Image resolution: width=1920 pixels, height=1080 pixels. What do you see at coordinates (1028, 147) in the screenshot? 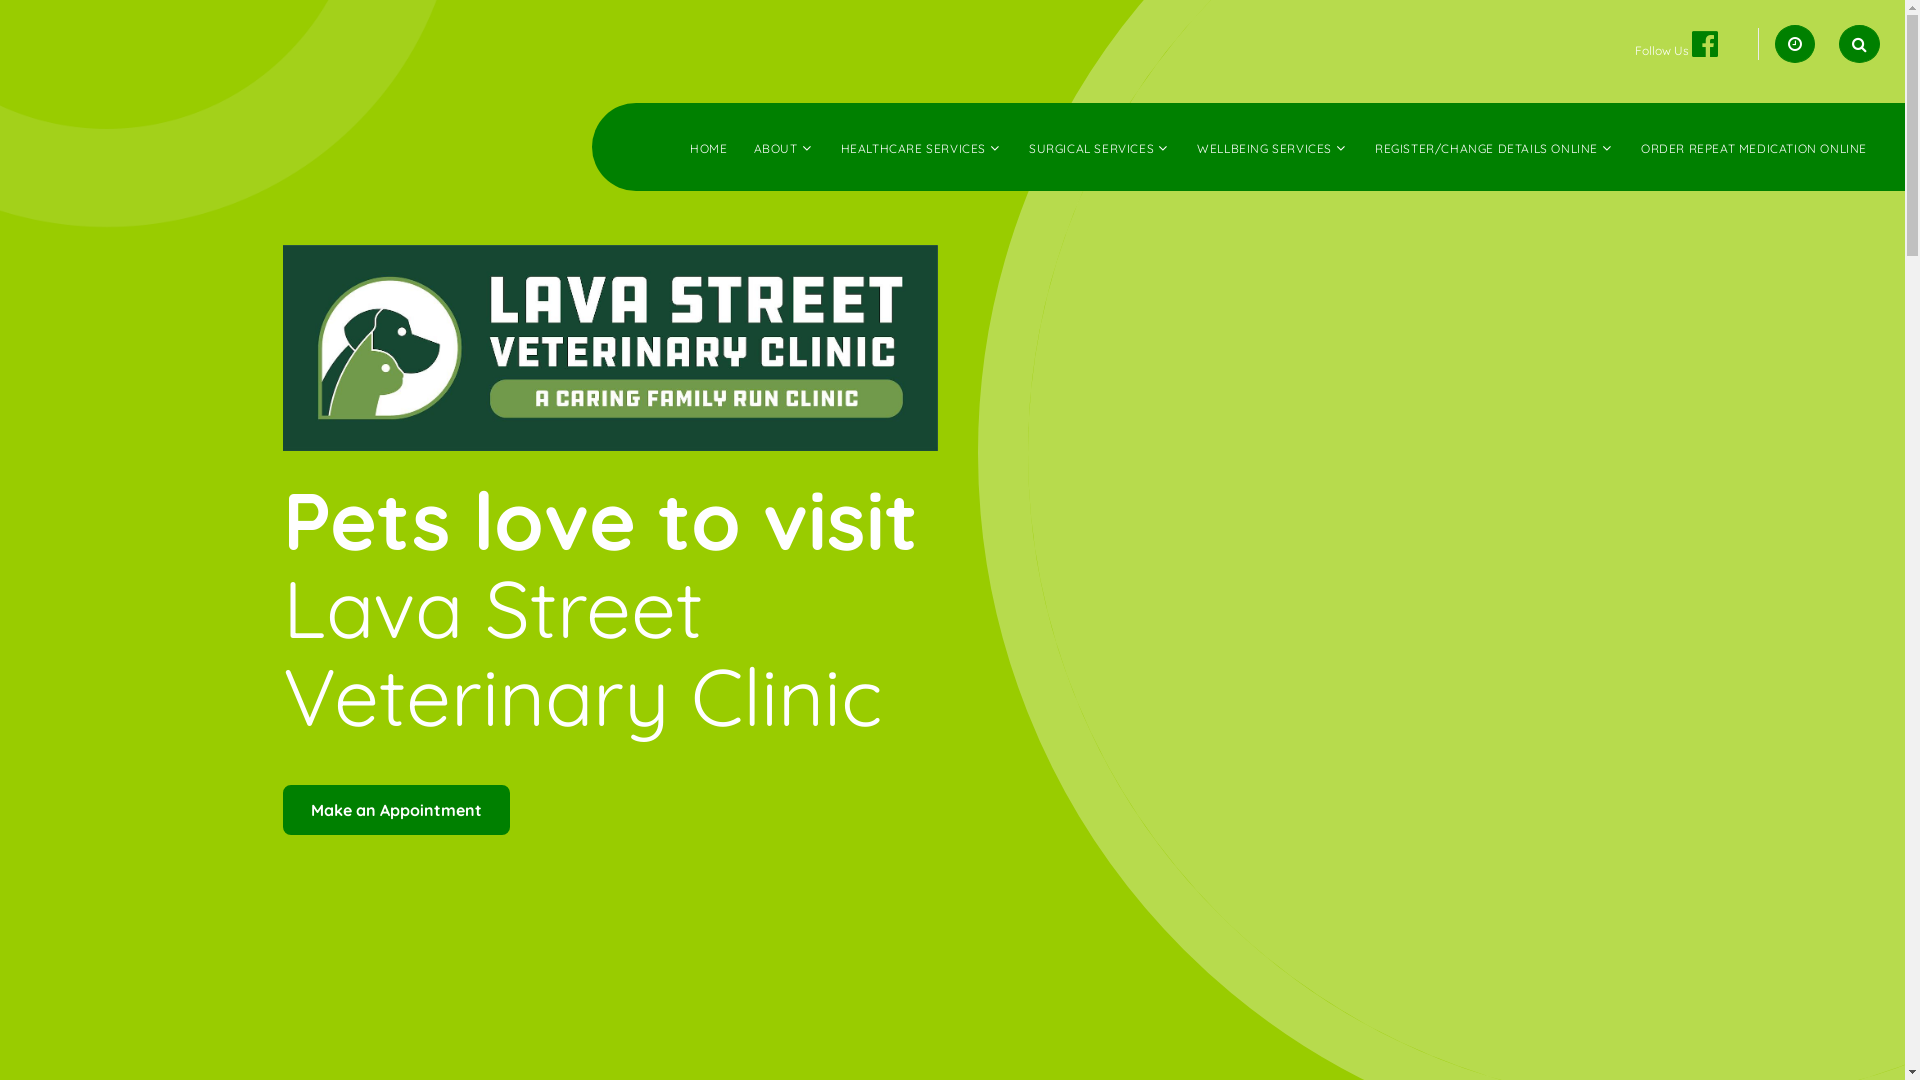
I see `'SURGICAL SERVICES'` at bounding box center [1028, 147].